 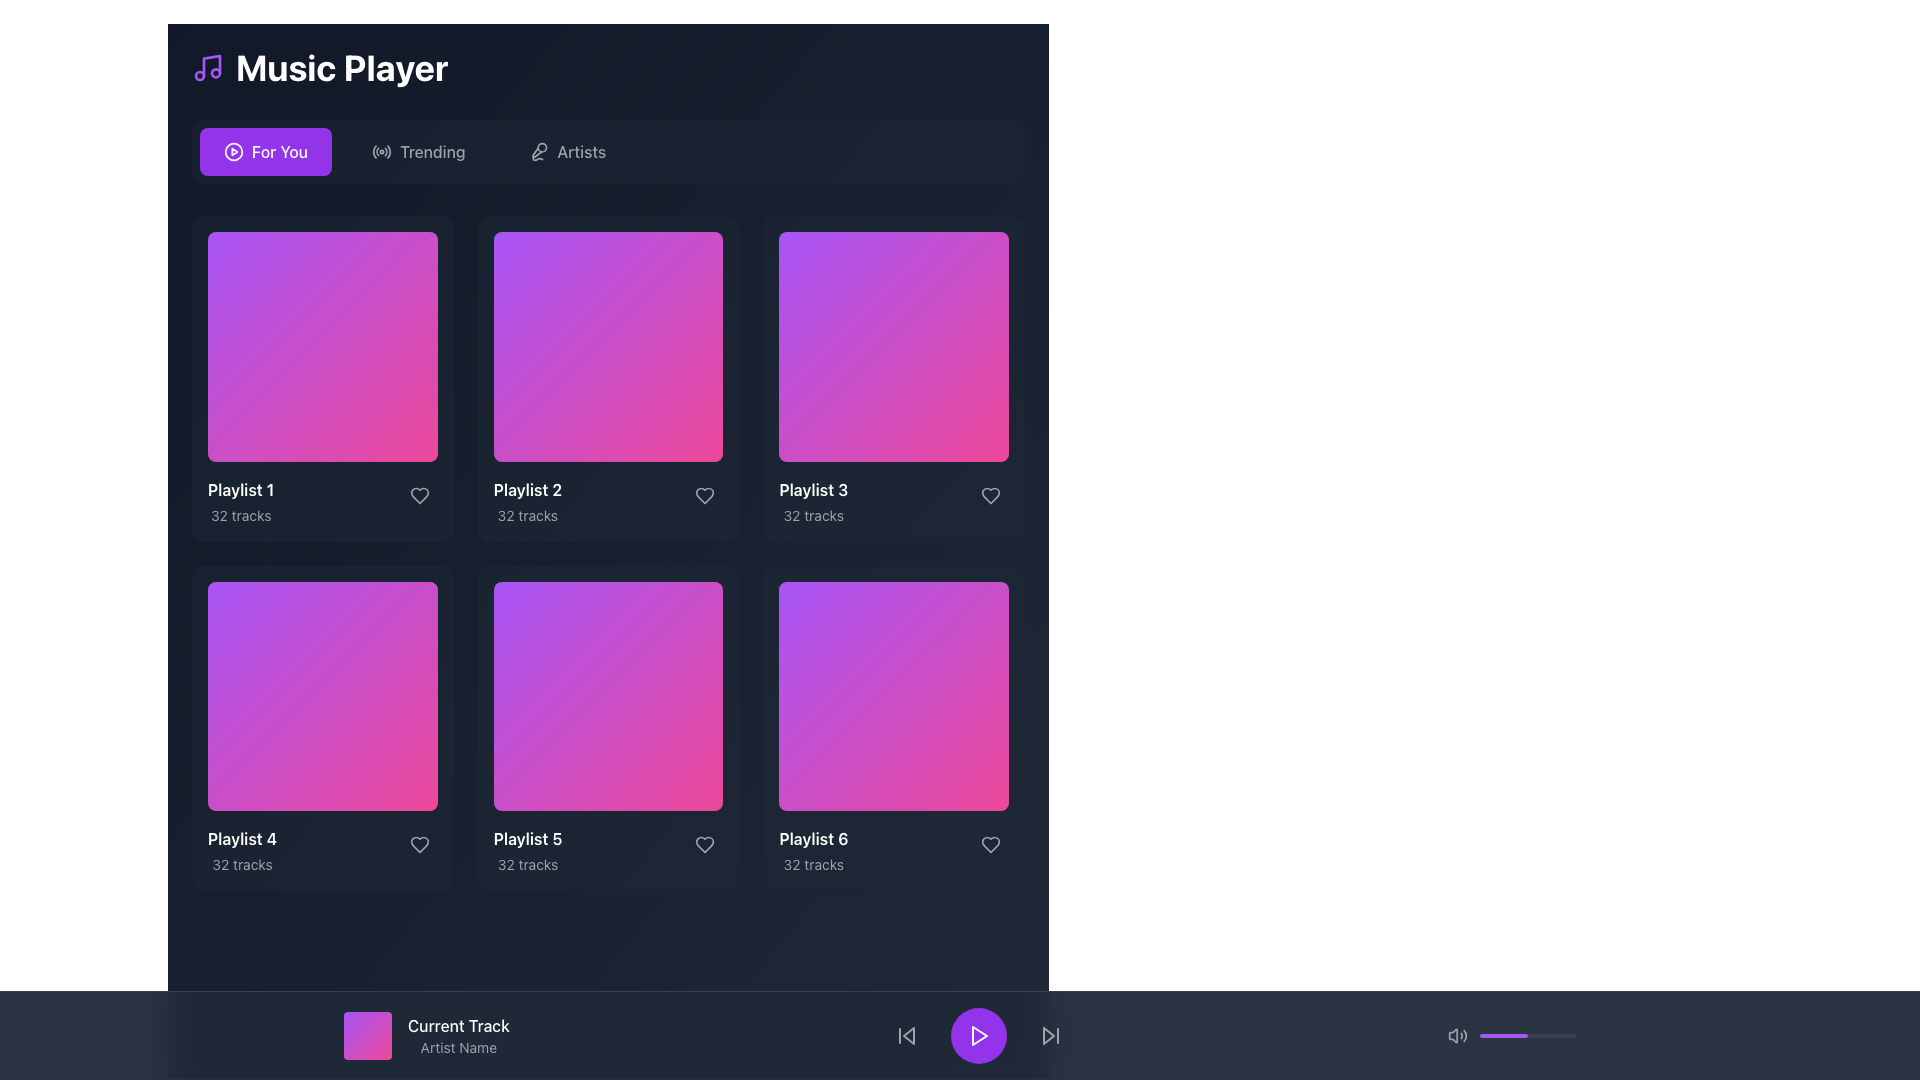 I want to click on the slider value, so click(x=1548, y=1035).